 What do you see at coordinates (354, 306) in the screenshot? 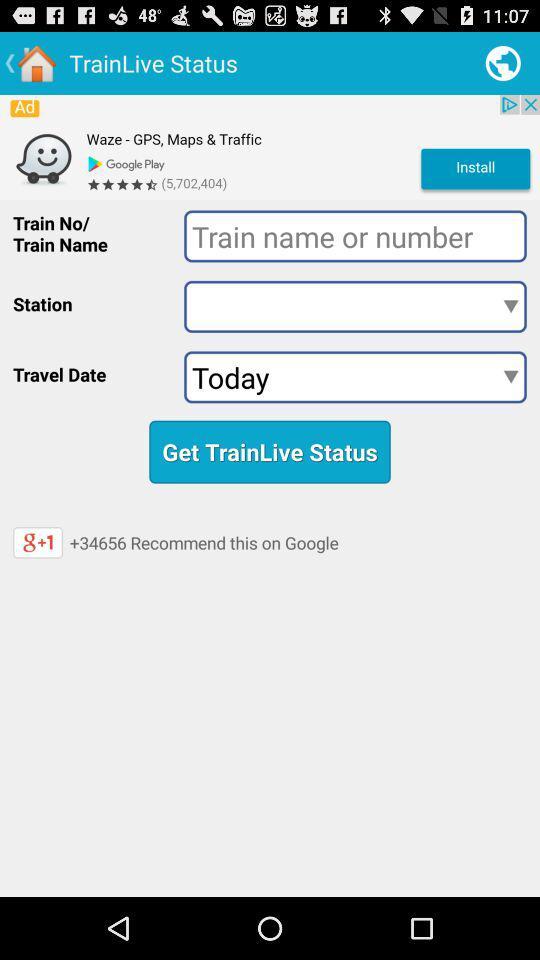
I see `station` at bounding box center [354, 306].